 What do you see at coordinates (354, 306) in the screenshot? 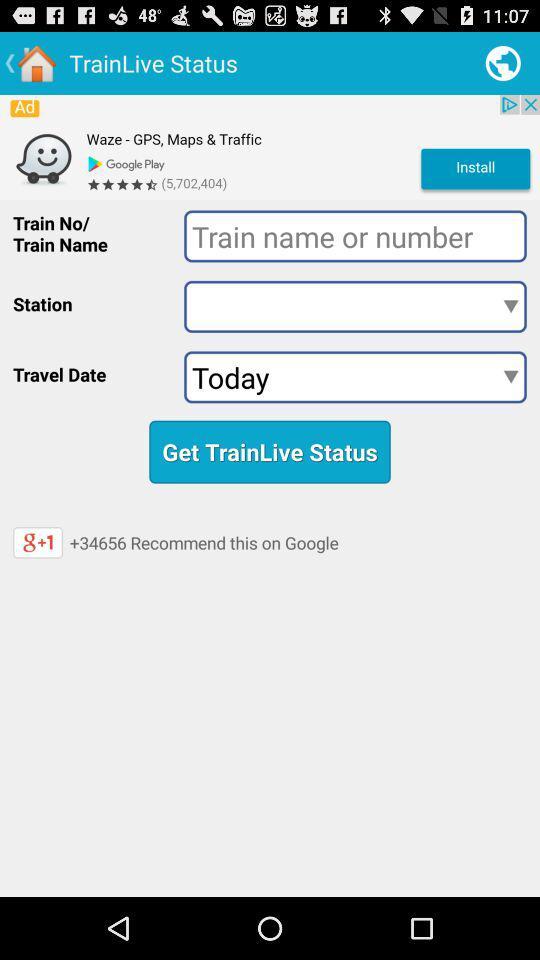
I see `station` at bounding box center [354, 306].